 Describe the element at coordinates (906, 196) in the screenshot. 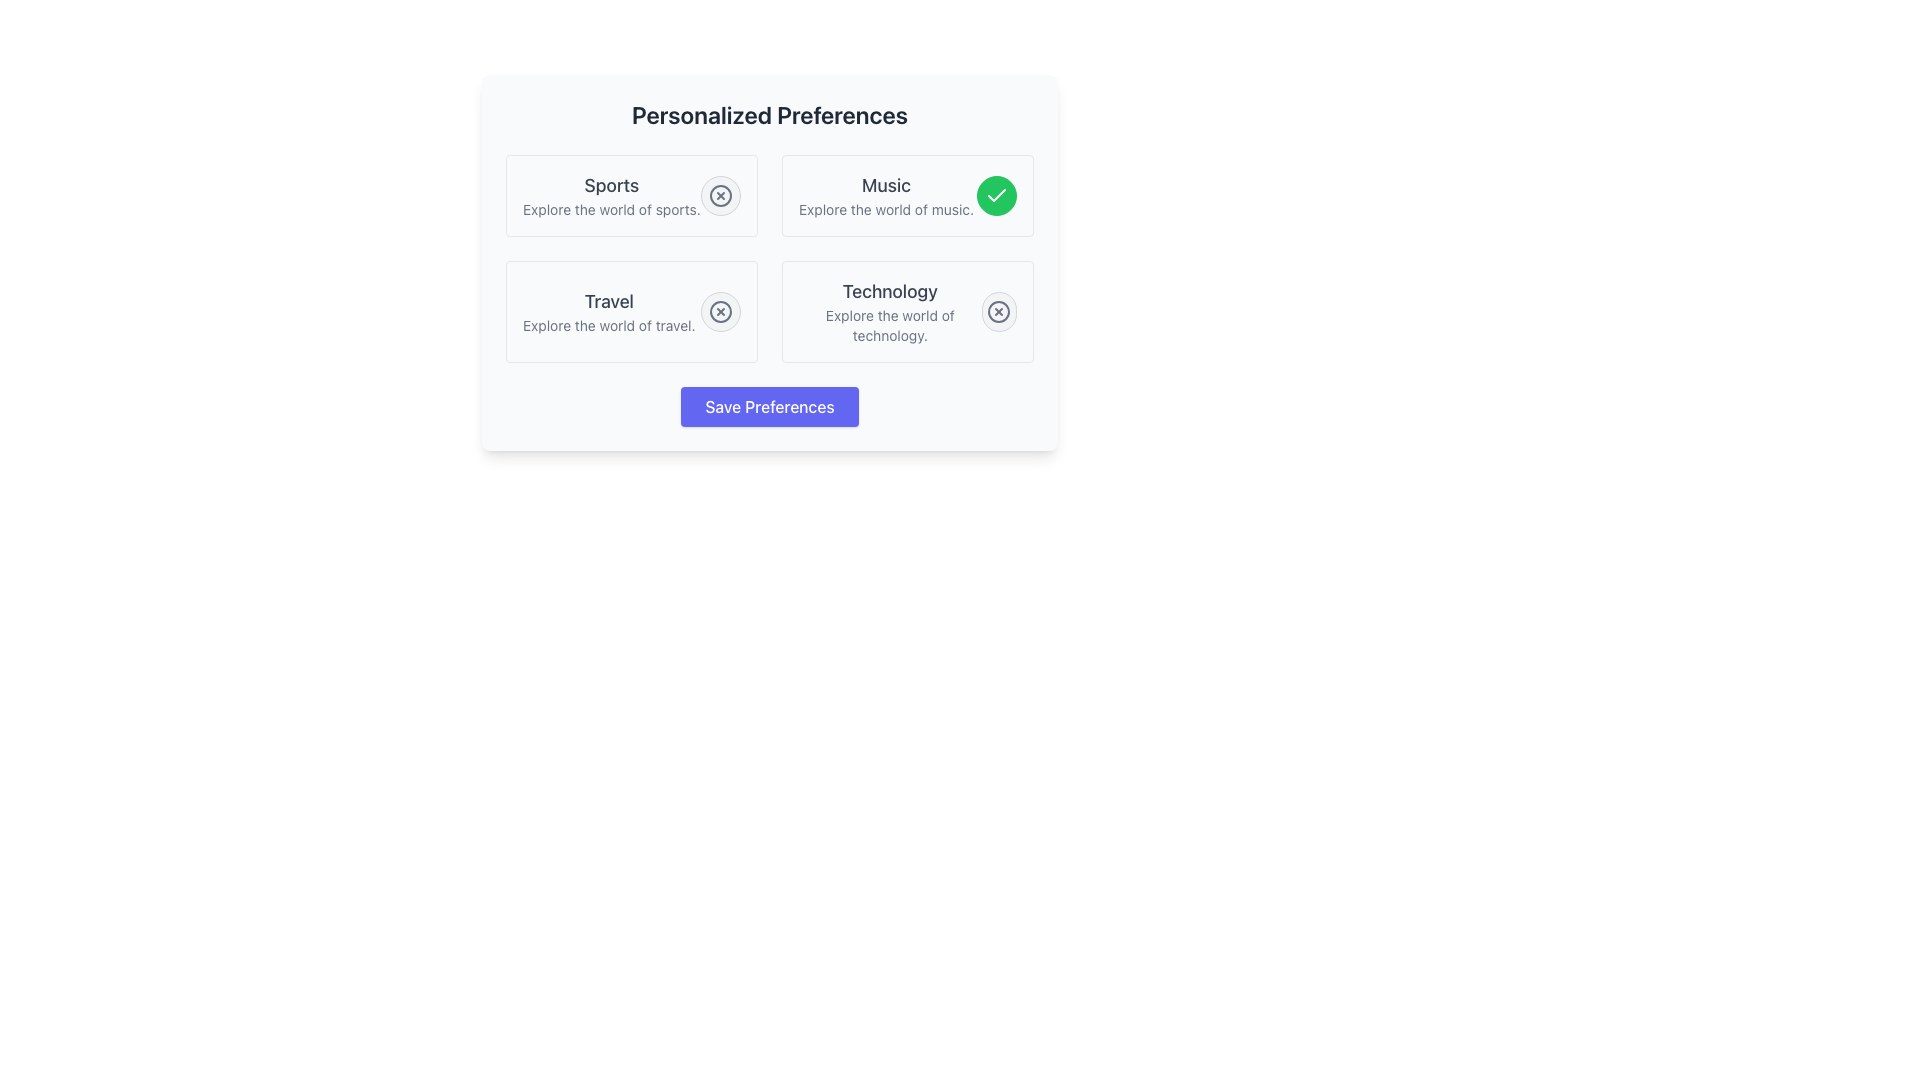

I see `the 'Music' selectable card in the upper-right corner of the grid titled 'Personalized Preferences'` at that location.